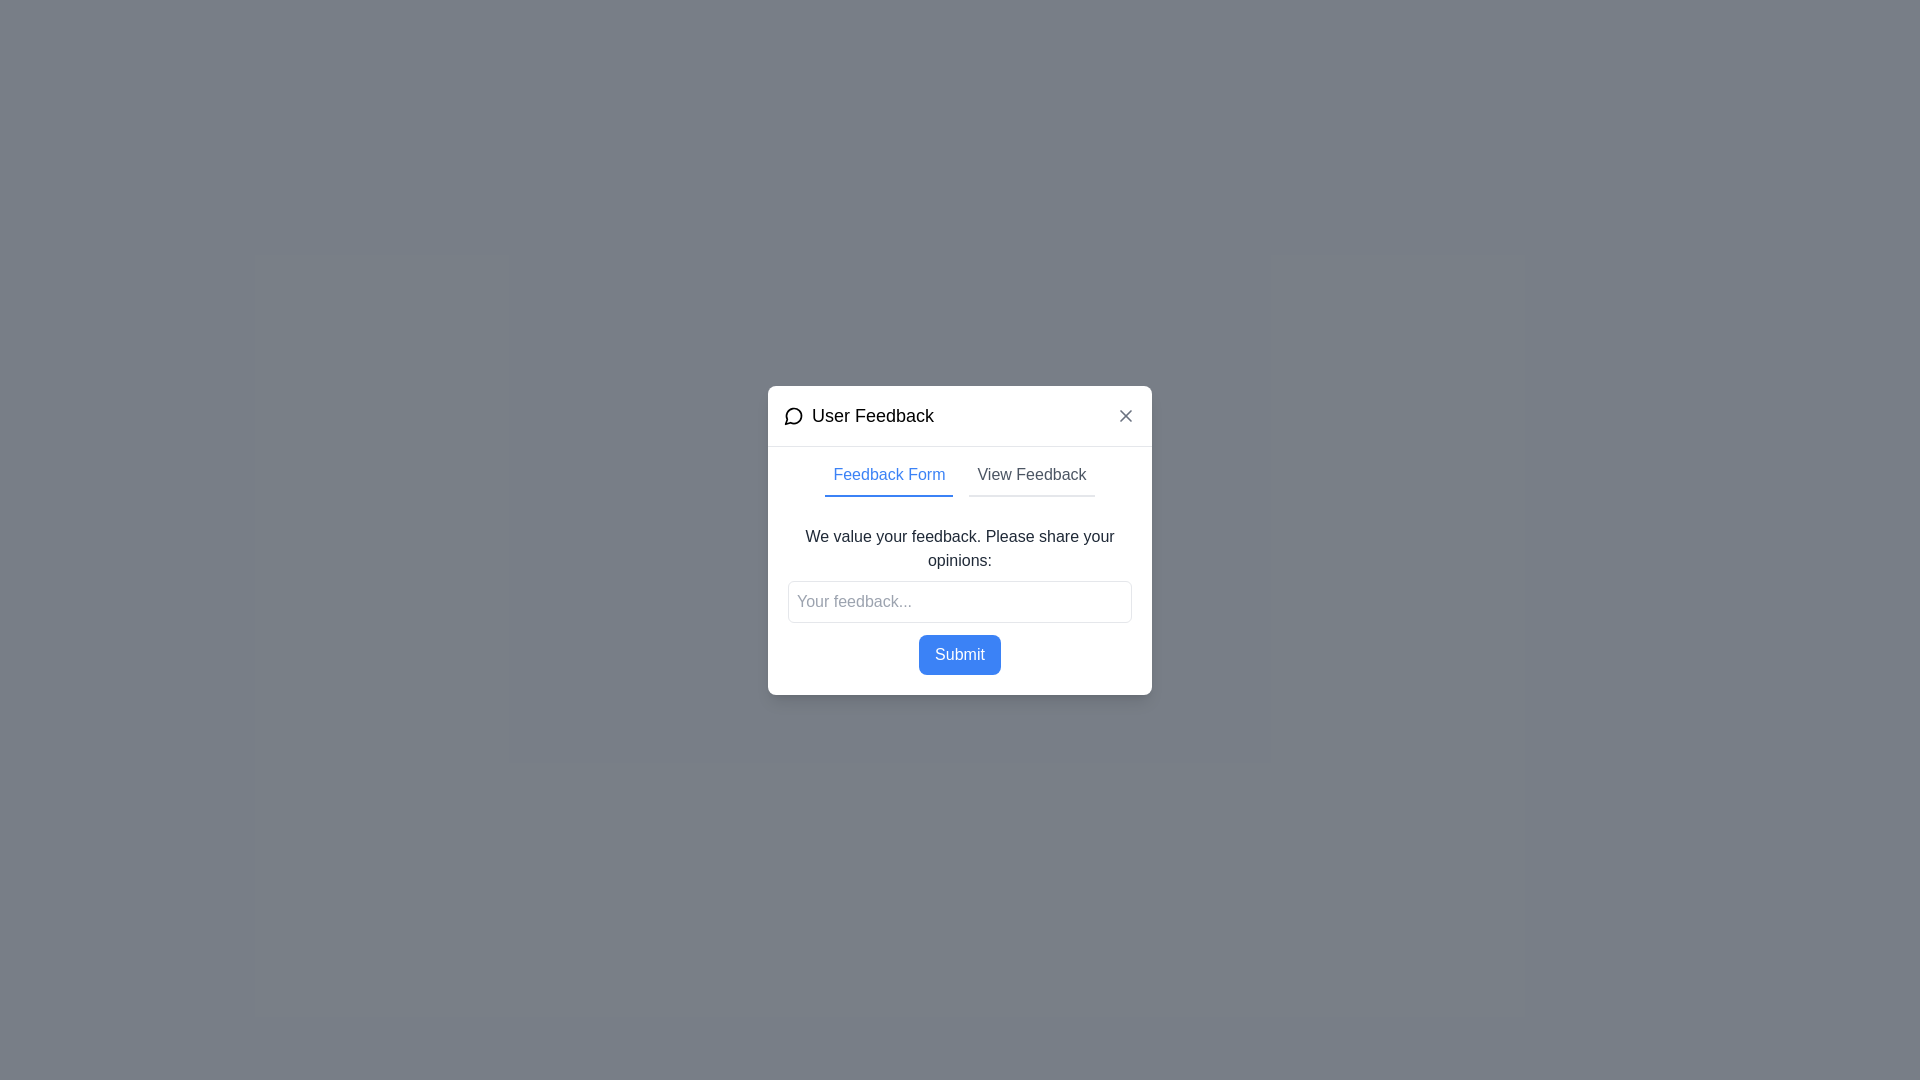  What do you see at coordinates (859, 414) in the screenshot?
I see `displayed text of the Label with an accompanying icon, located at the center top of the feedback dialog` at bounding box center [859, 414].